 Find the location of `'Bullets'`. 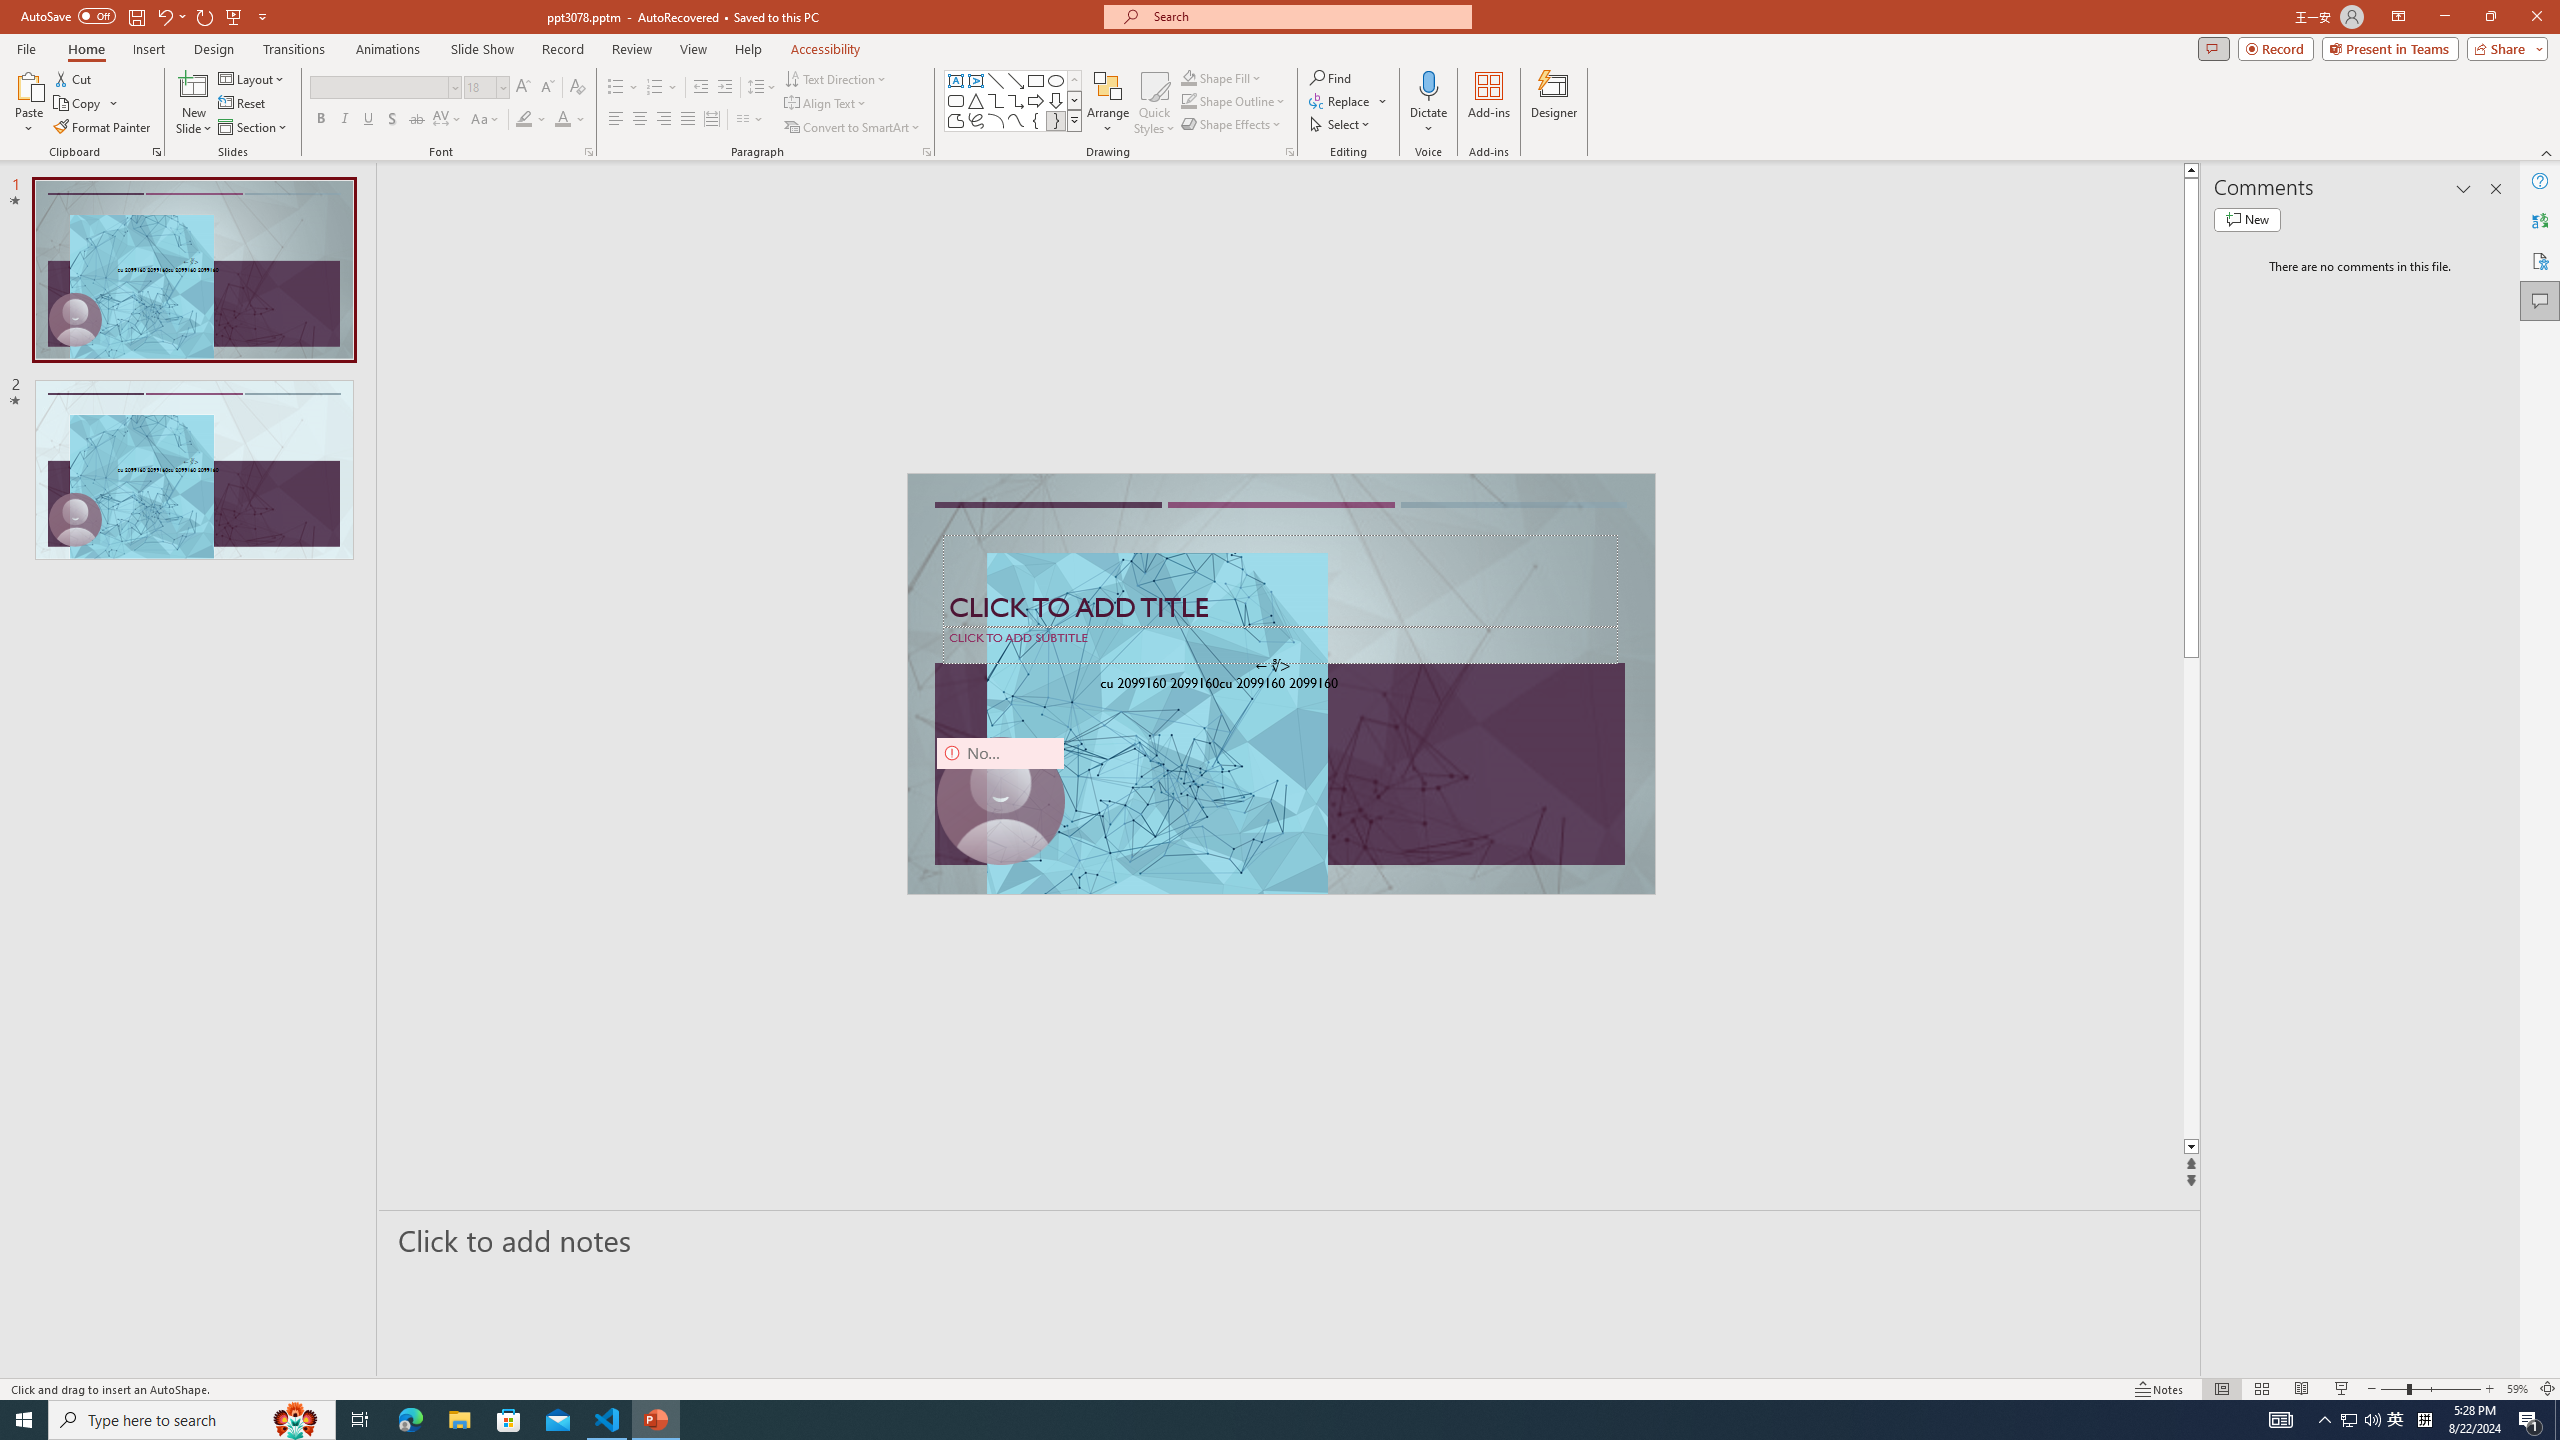

'Bullets' is located at coordinates (615, 87).